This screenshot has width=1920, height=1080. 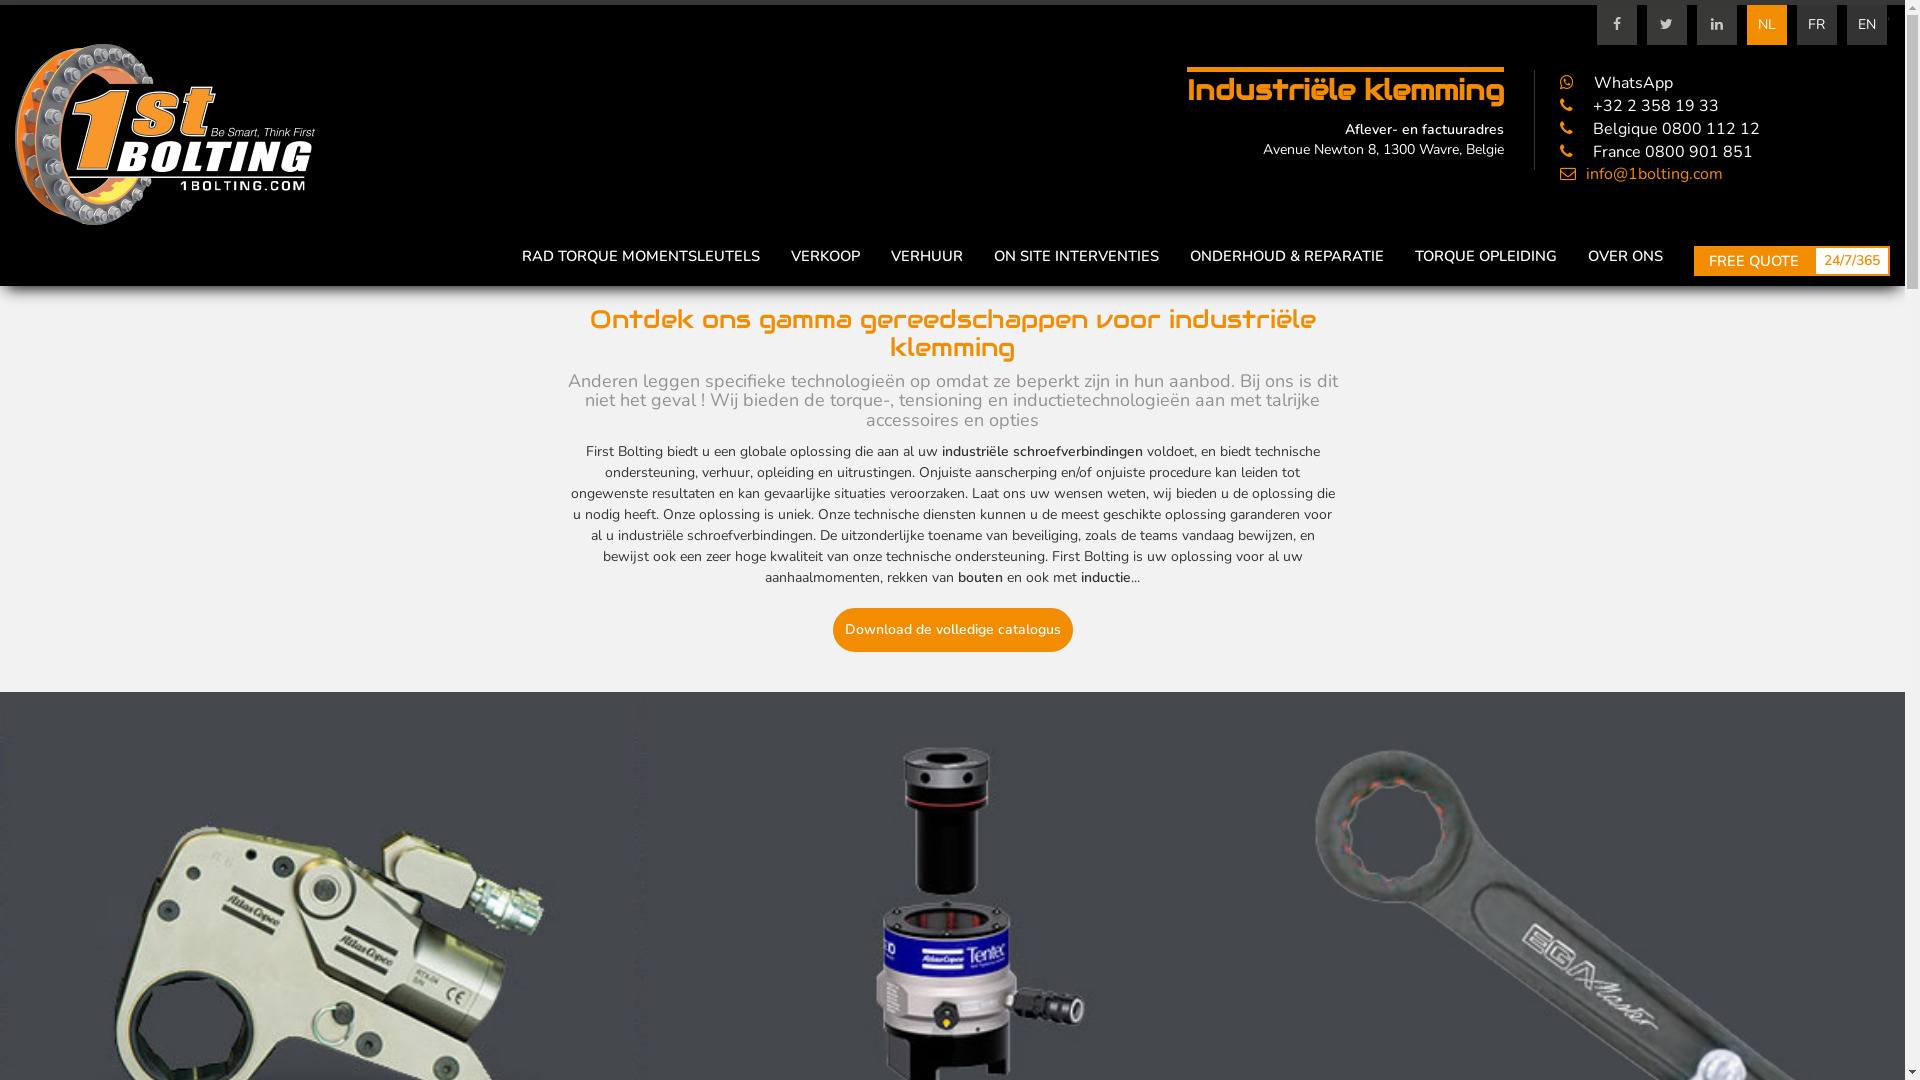 I want to click on 'Hydraulische spanners', so click(x=951, y=968).